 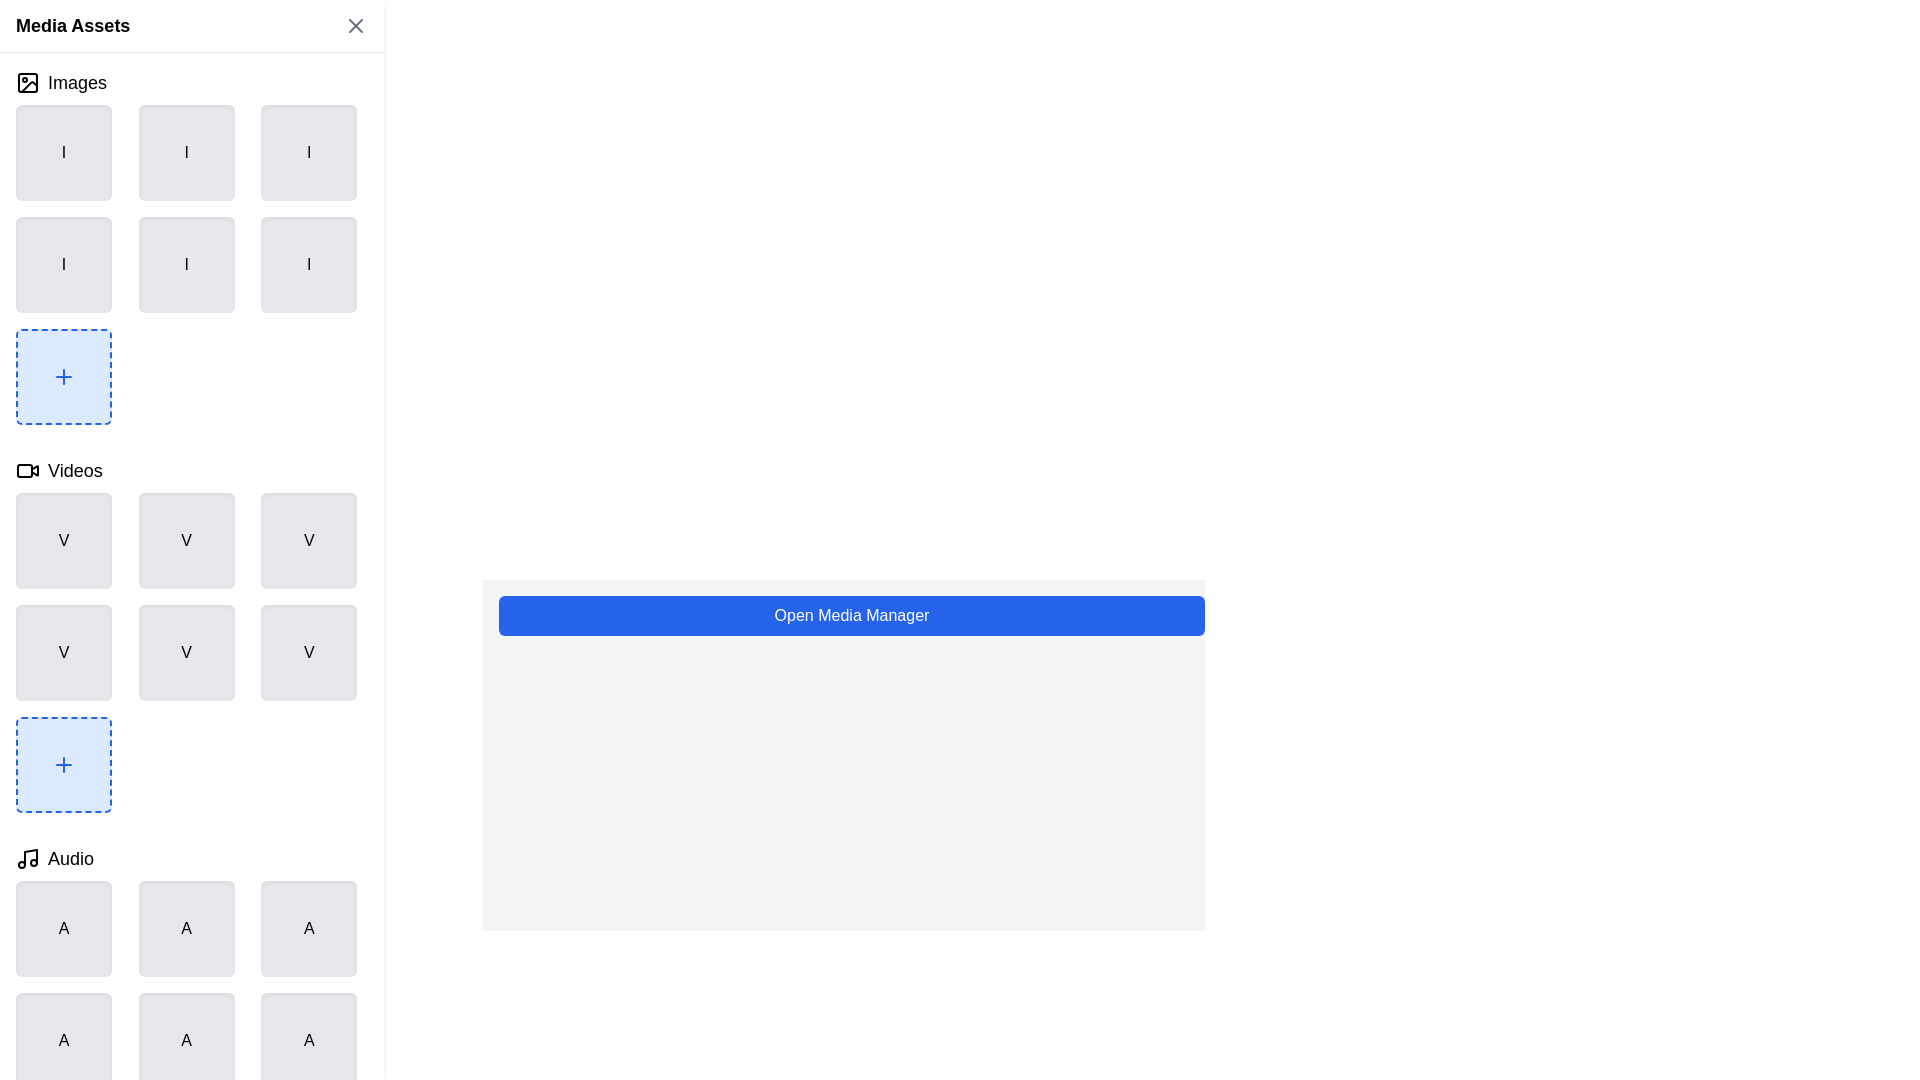 I want to click on the 'Audio' button, which features a music note icon and is located under the 'Media Assets' panel, directly beneath the 'Videos' subsection, so click(x=55, y=858).